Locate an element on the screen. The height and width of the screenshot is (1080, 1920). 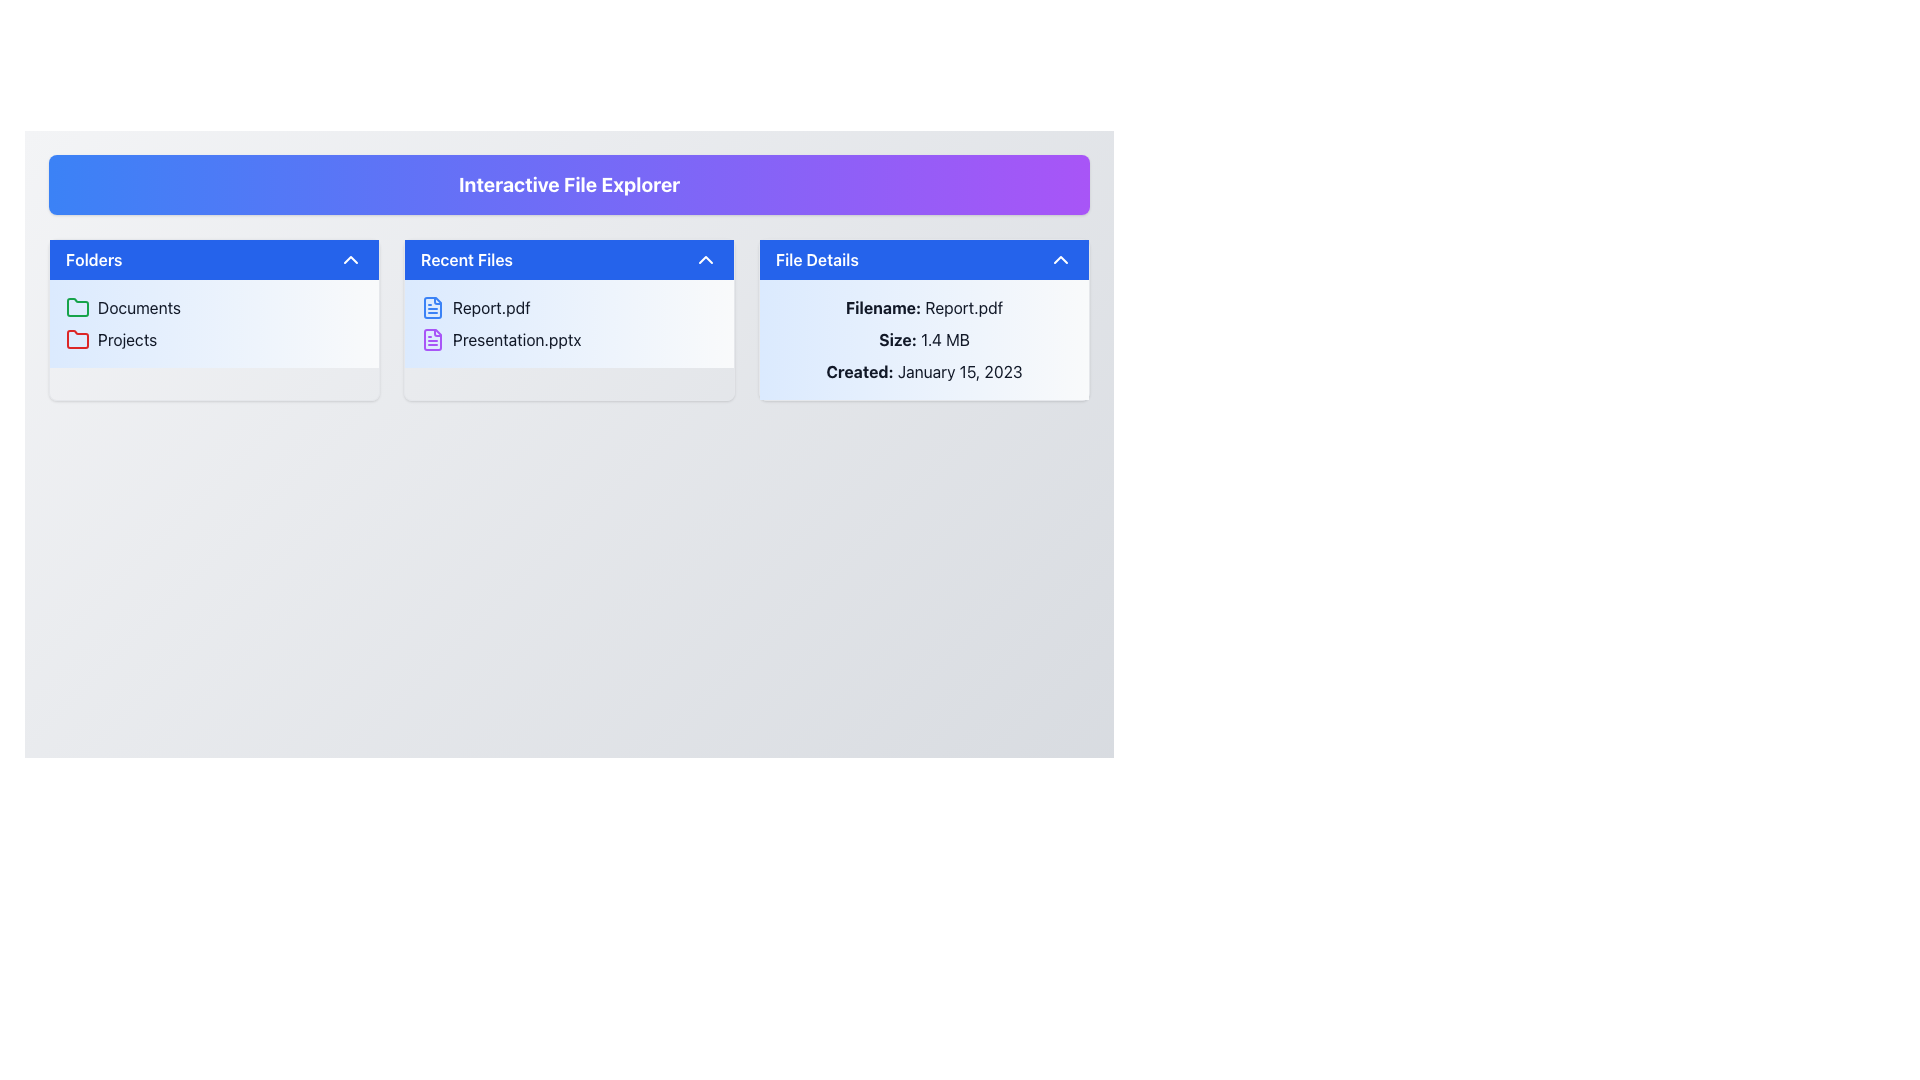
the 'Documents' folder in the list of folders is located at coordinates (214, 308).